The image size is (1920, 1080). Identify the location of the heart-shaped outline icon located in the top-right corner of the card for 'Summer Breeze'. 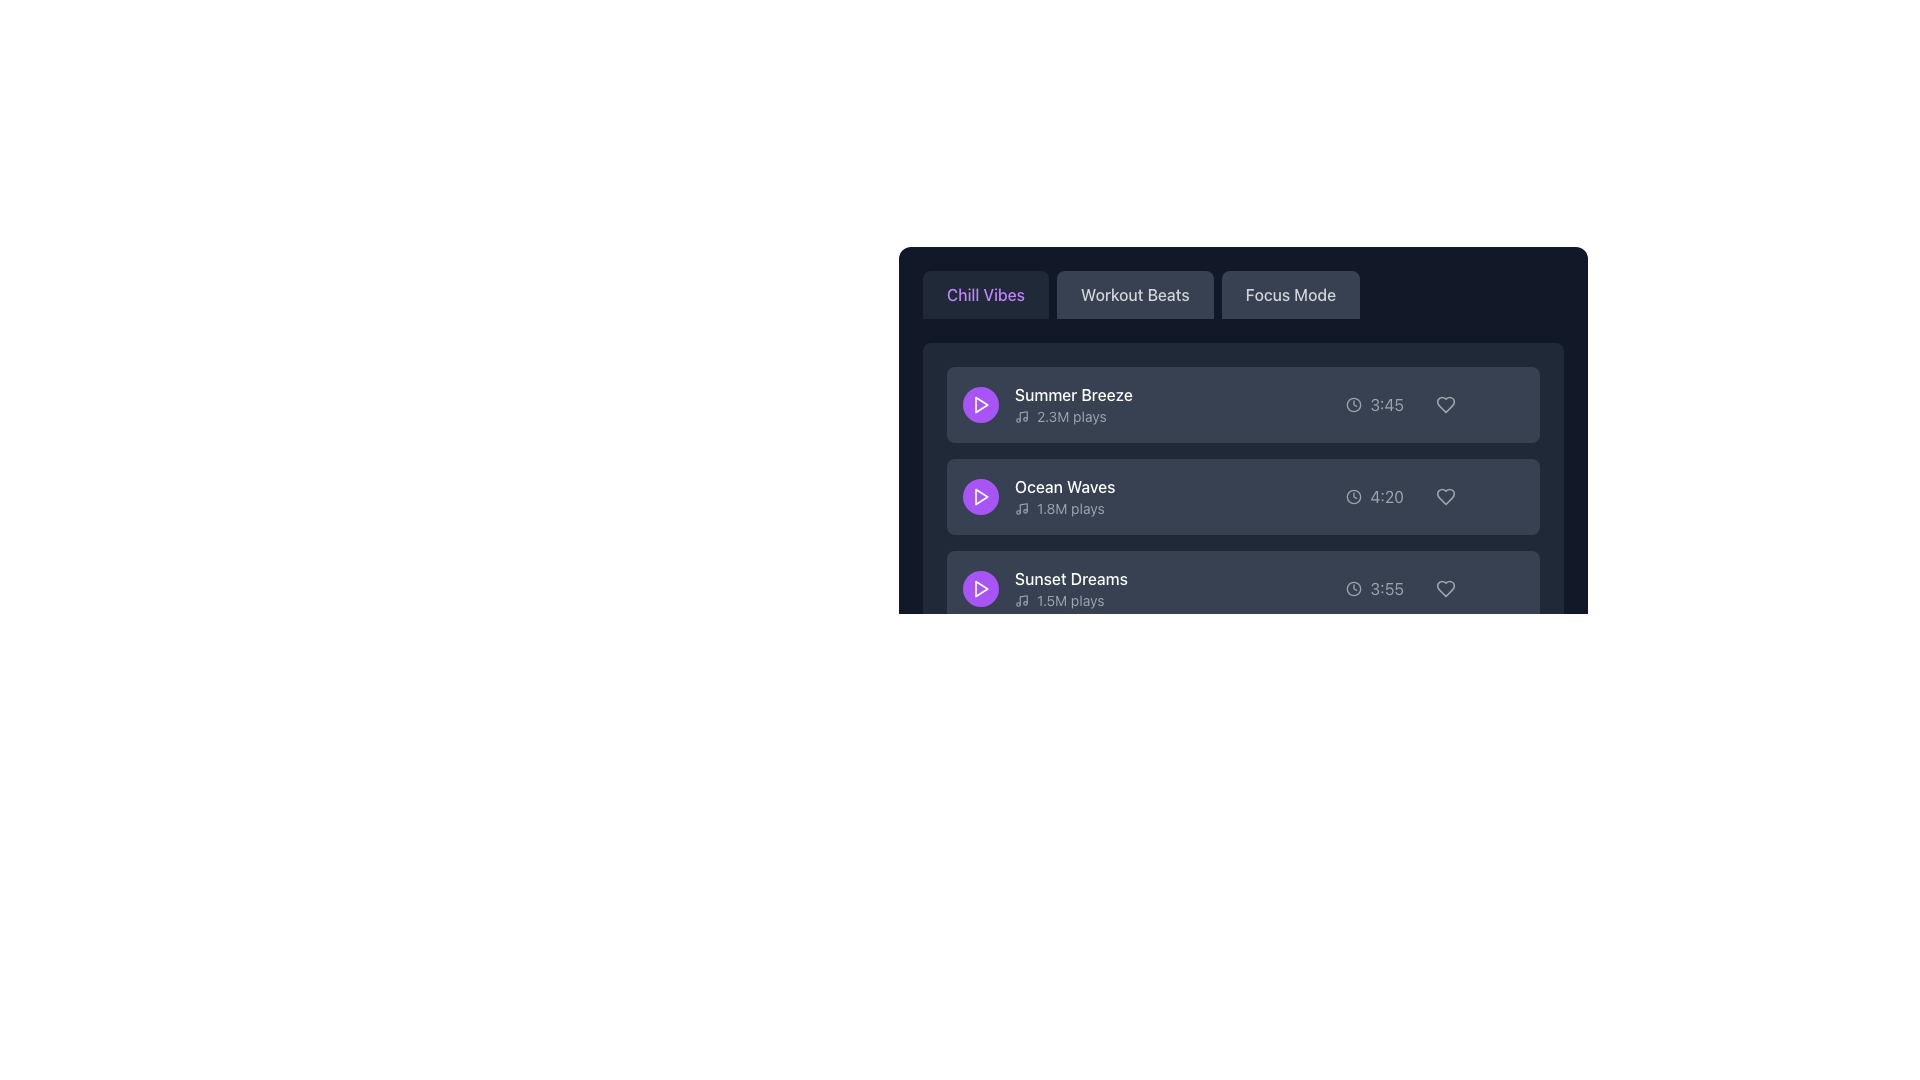
(1445, 405).